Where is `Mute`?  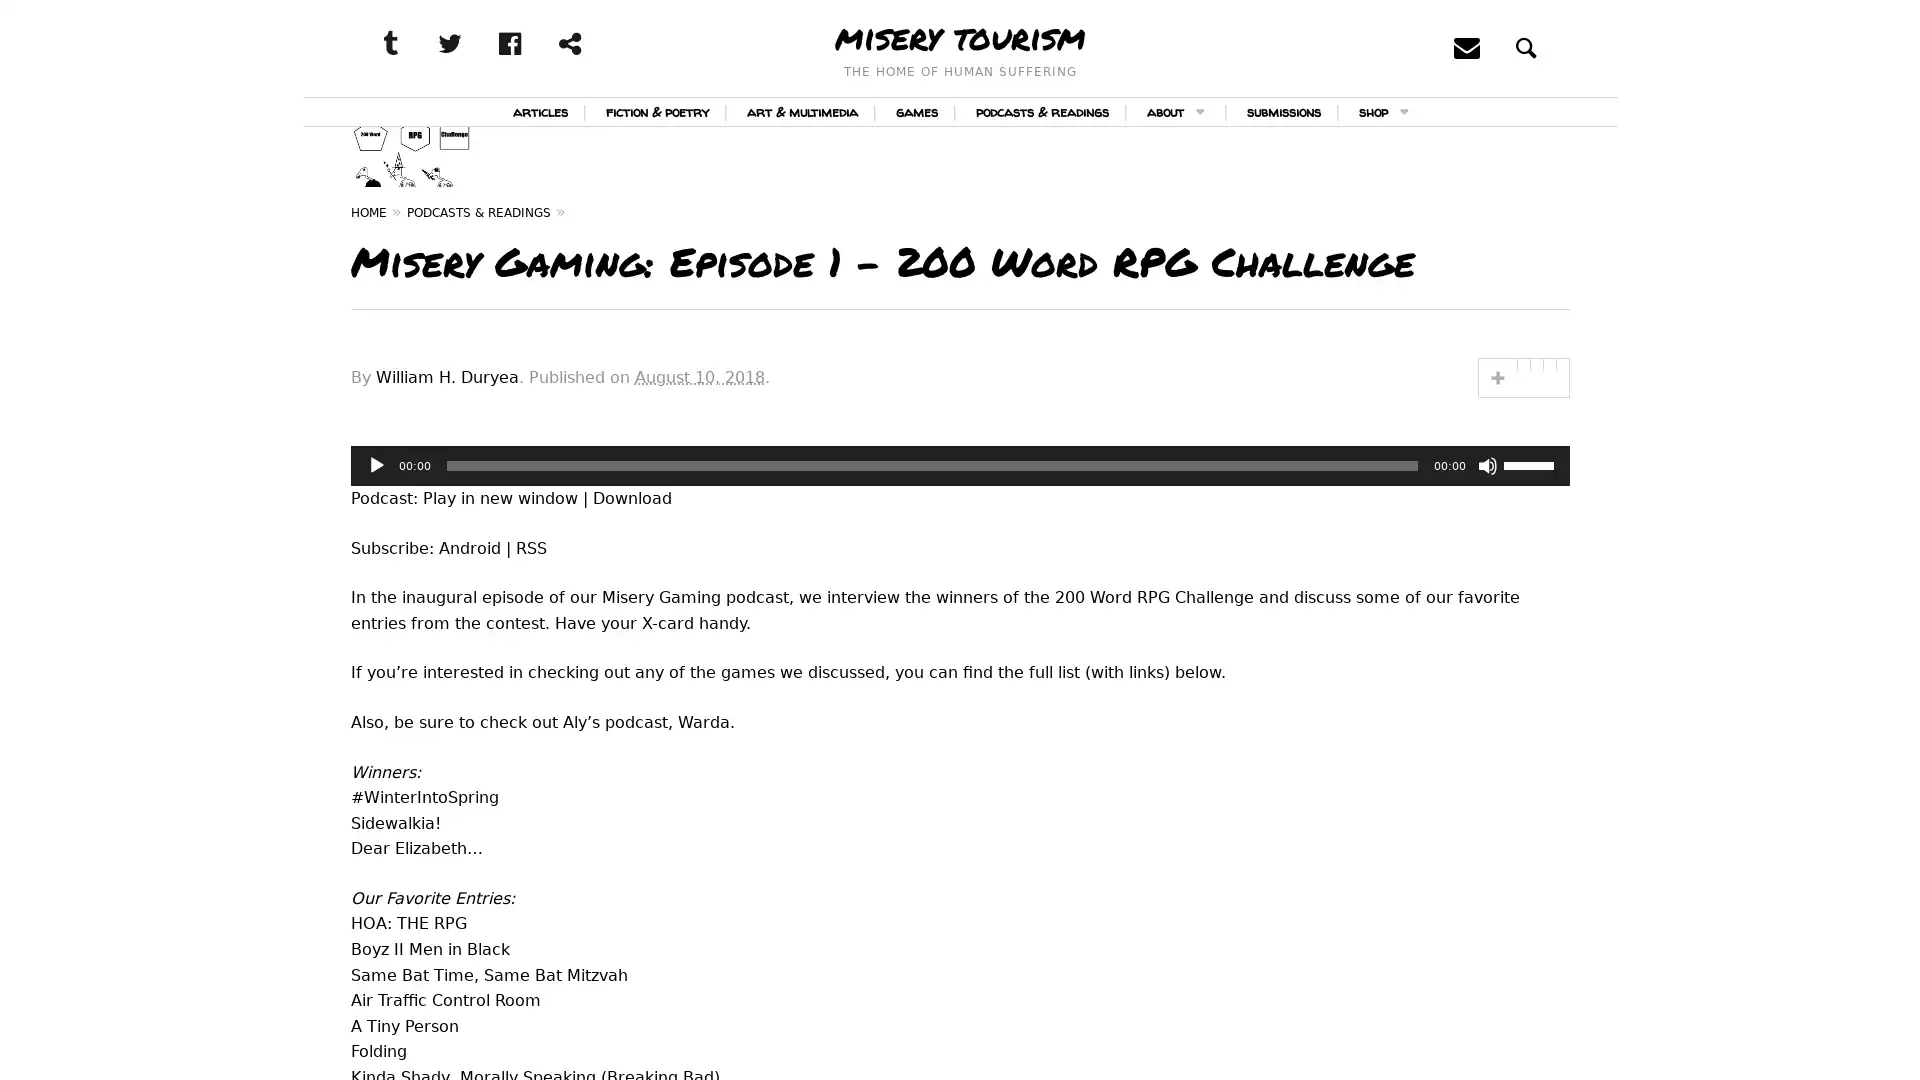
Mute is located at coordinates (1487, 543).